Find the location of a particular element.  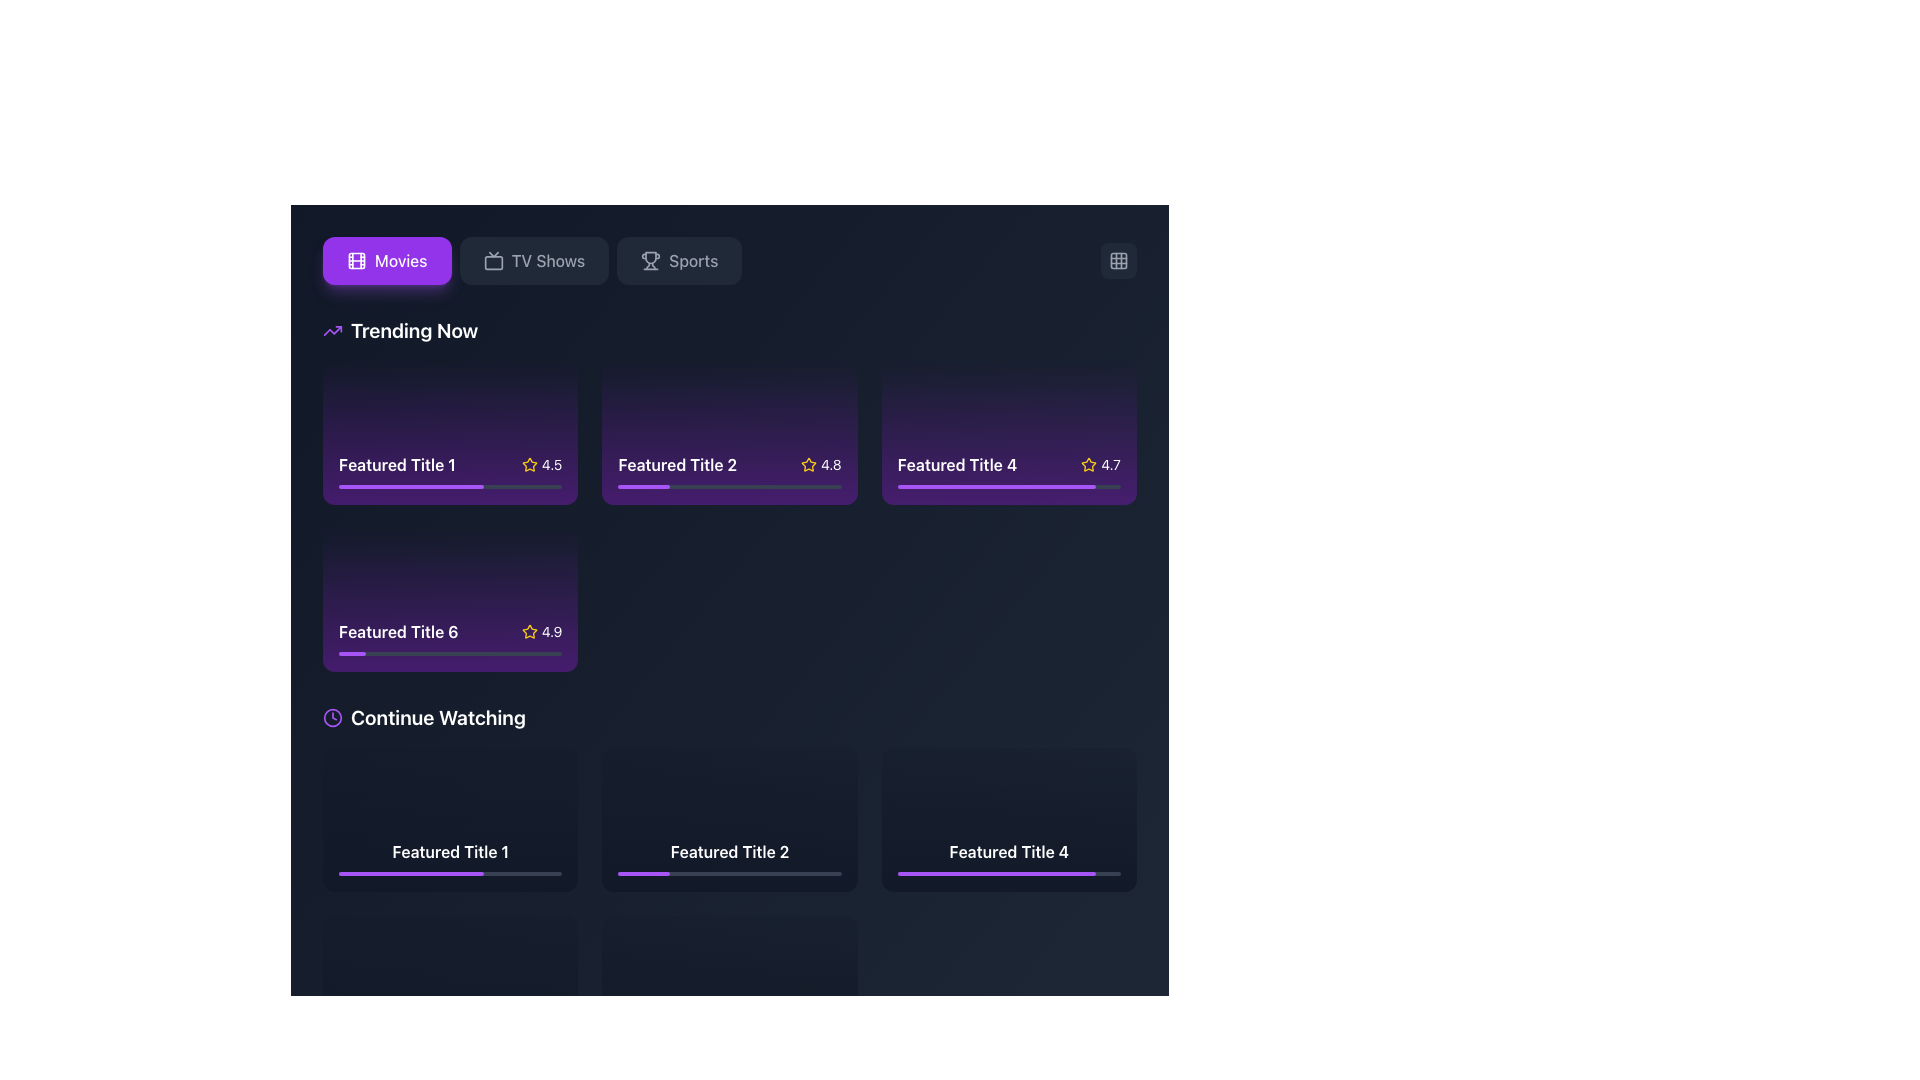

the progress bar located beneath the text 'Featured Title 4', which displays the progress of related content is located at coordinates (1009, 872).